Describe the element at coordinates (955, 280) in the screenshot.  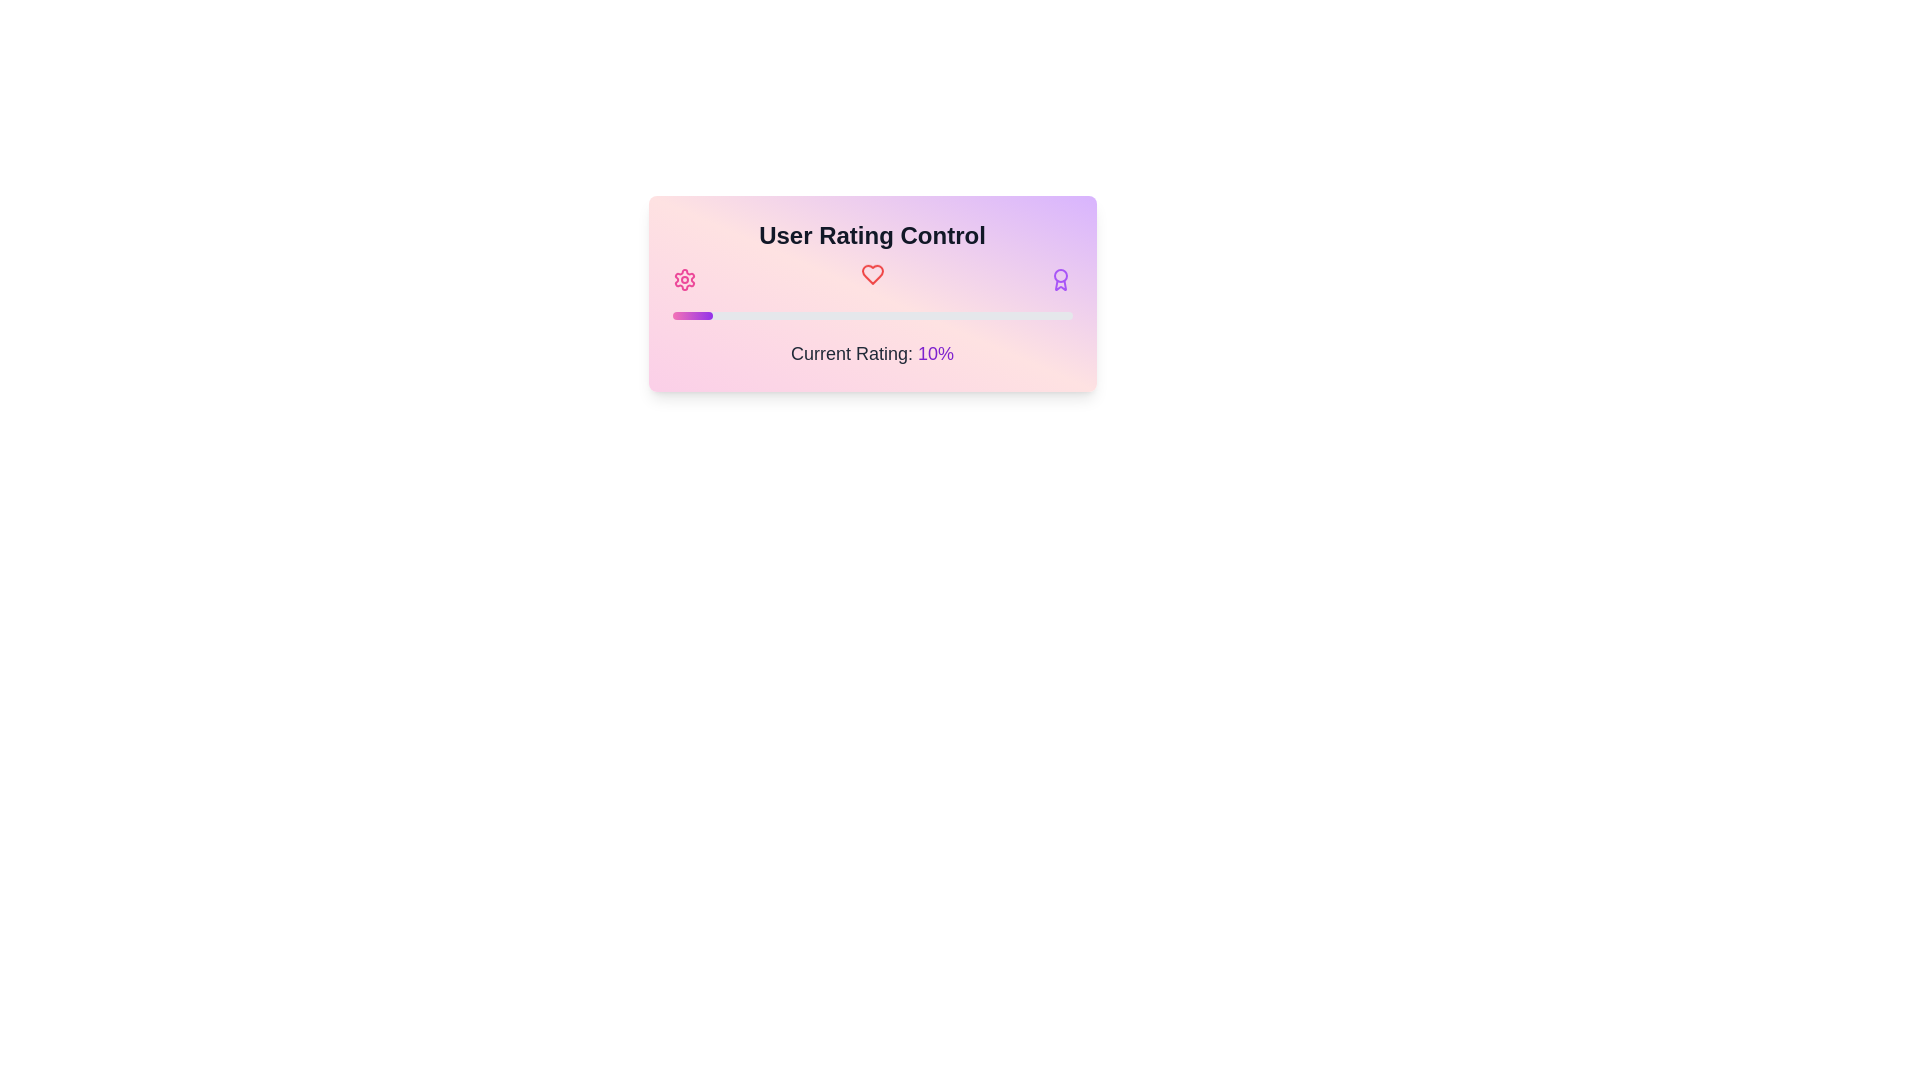
I see `the rating value` at that location.